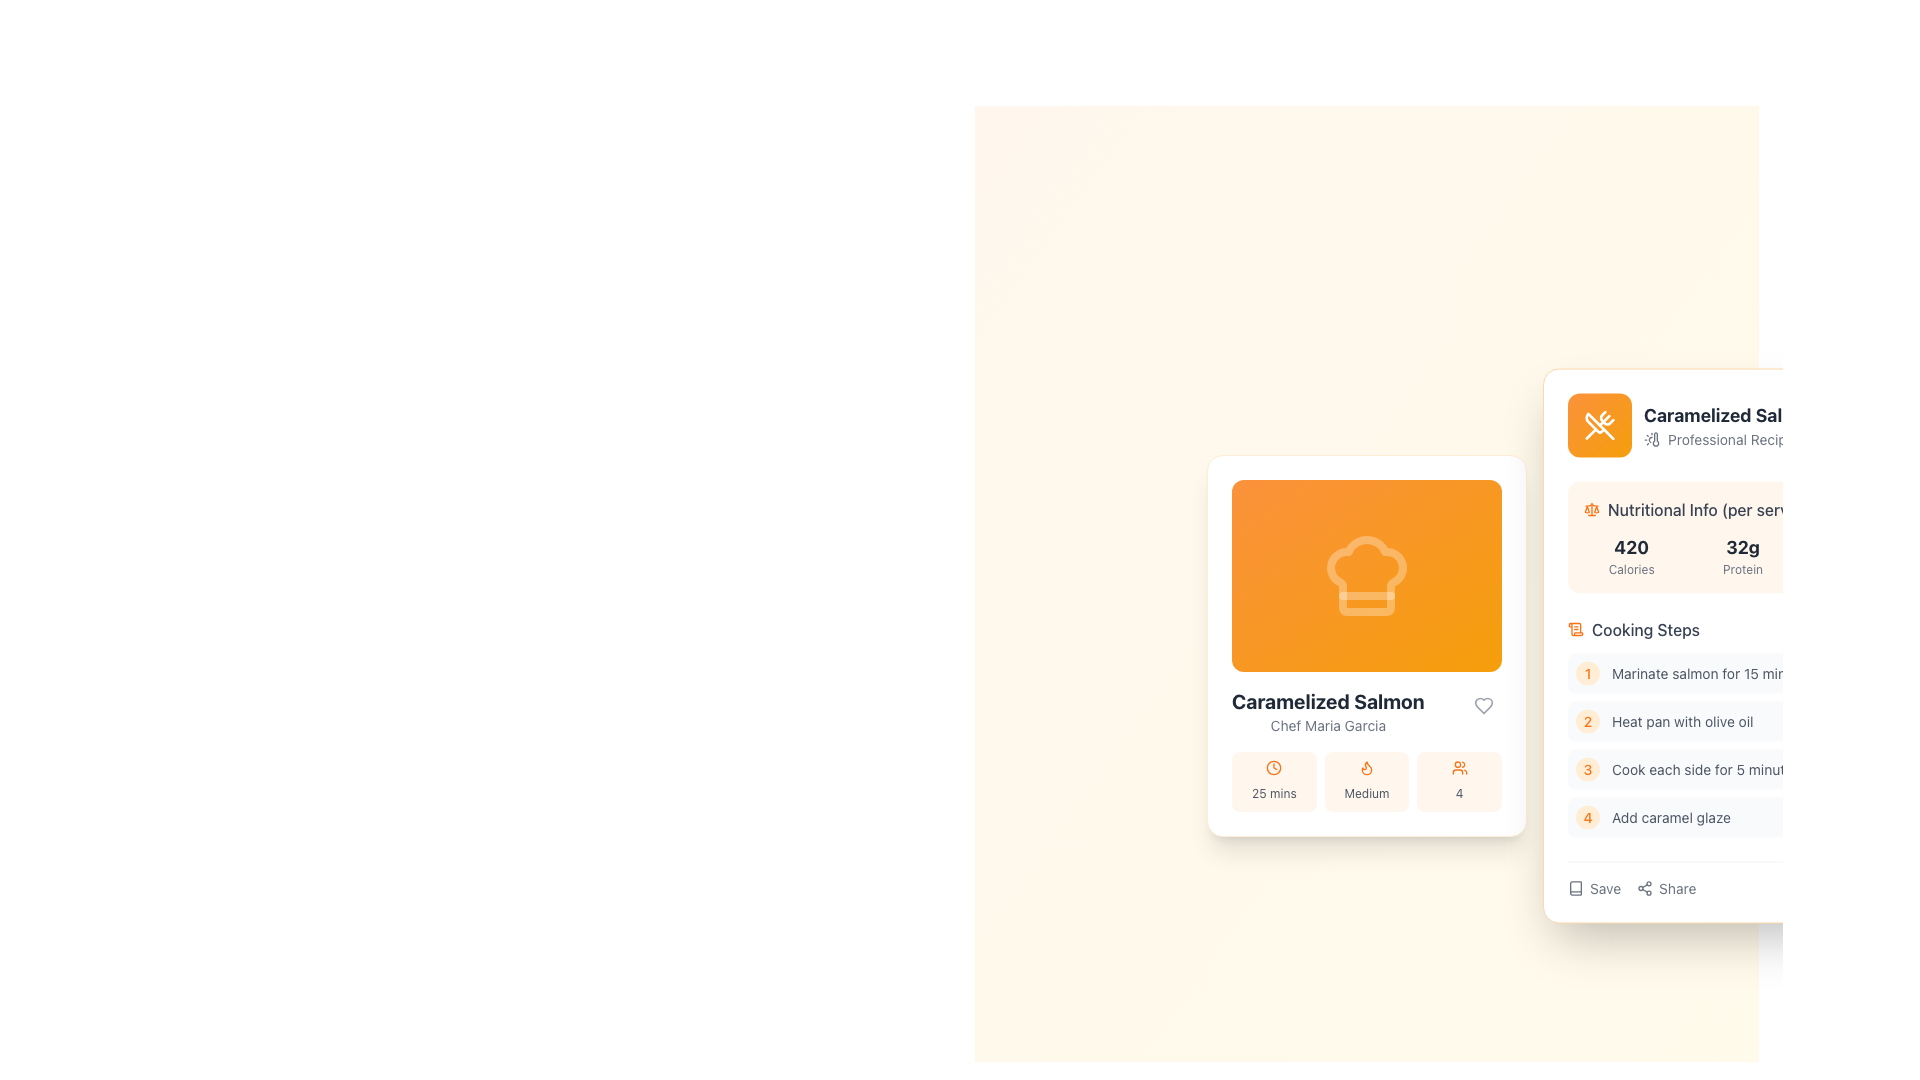  What do you see at coordinates (1366, 767) in the screenshot?
I see `the heat or flaming aspect icon located in the header area of the recipe card for 'Caramelized Salmon', positioned at the top-left of the detailed recipe information` at bounding box center [1366, 767].